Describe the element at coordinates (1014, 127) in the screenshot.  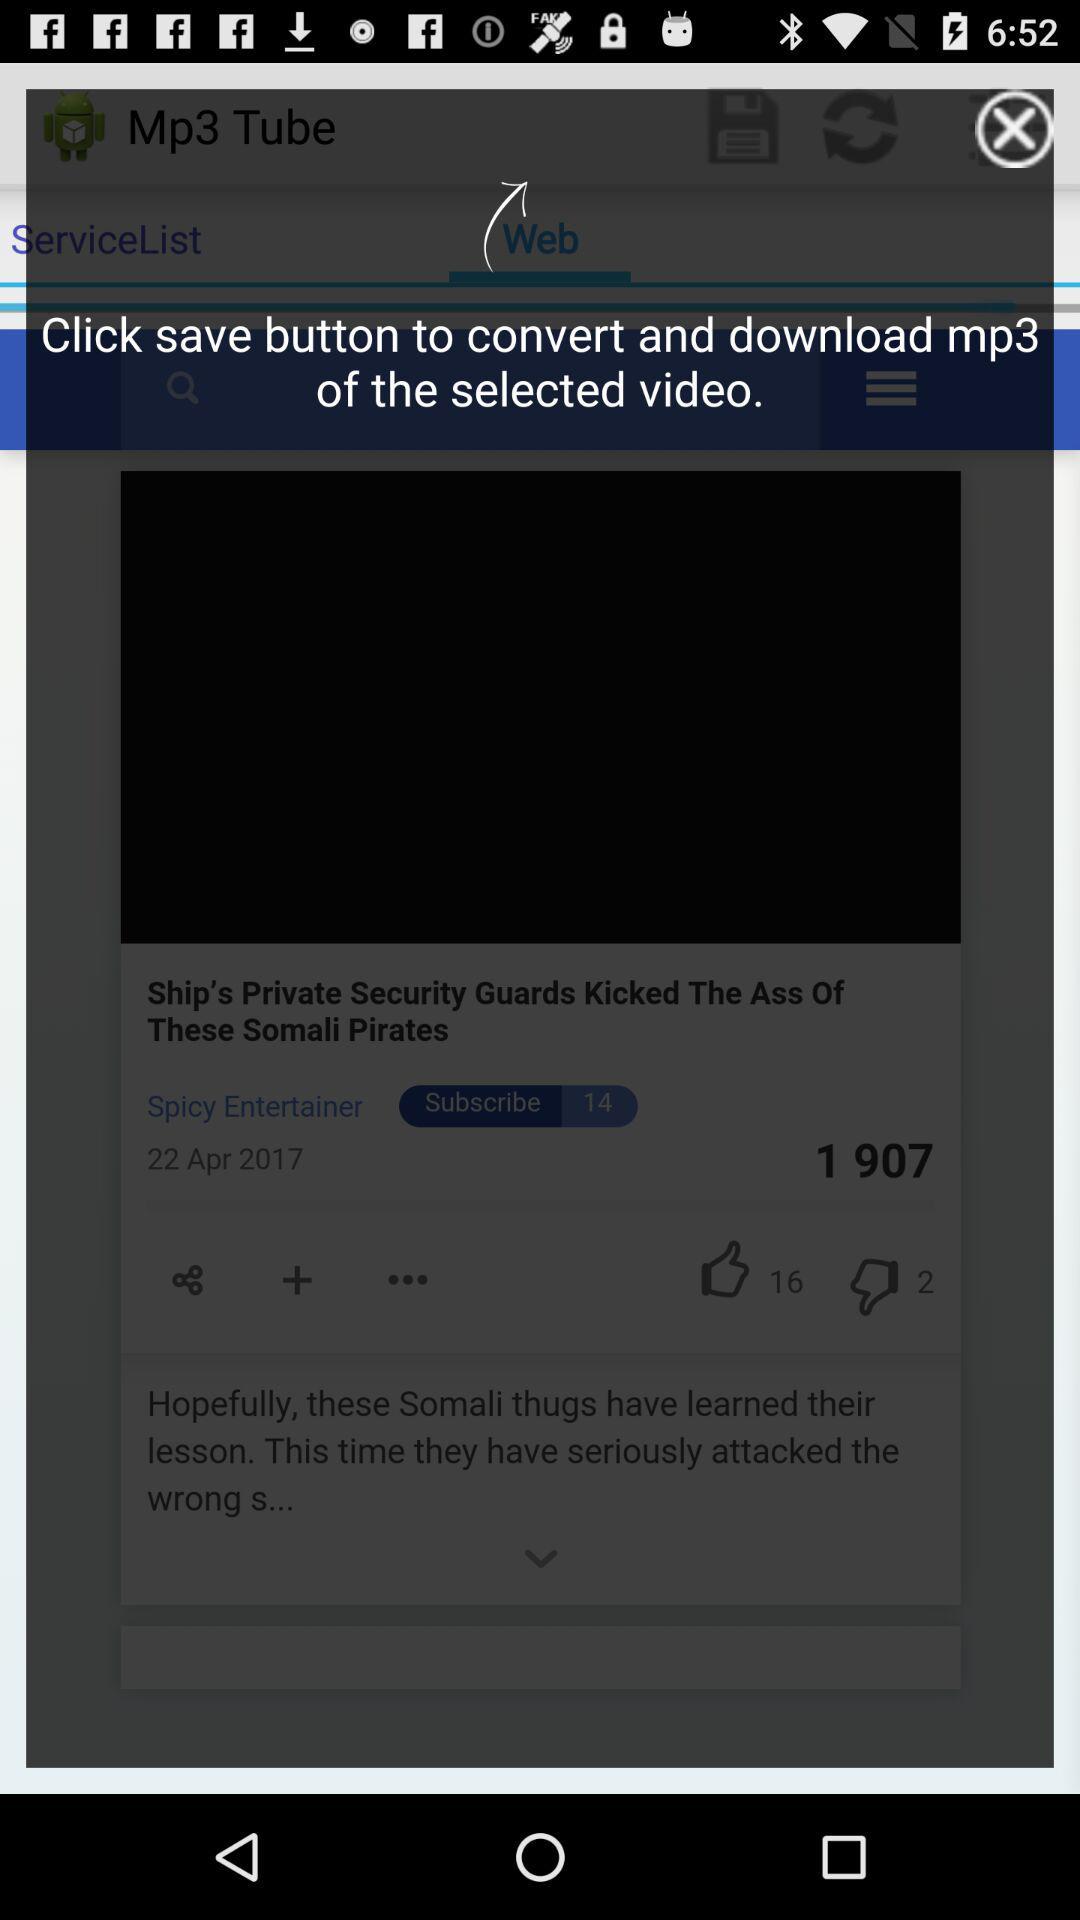
I see `the close option` at that location.